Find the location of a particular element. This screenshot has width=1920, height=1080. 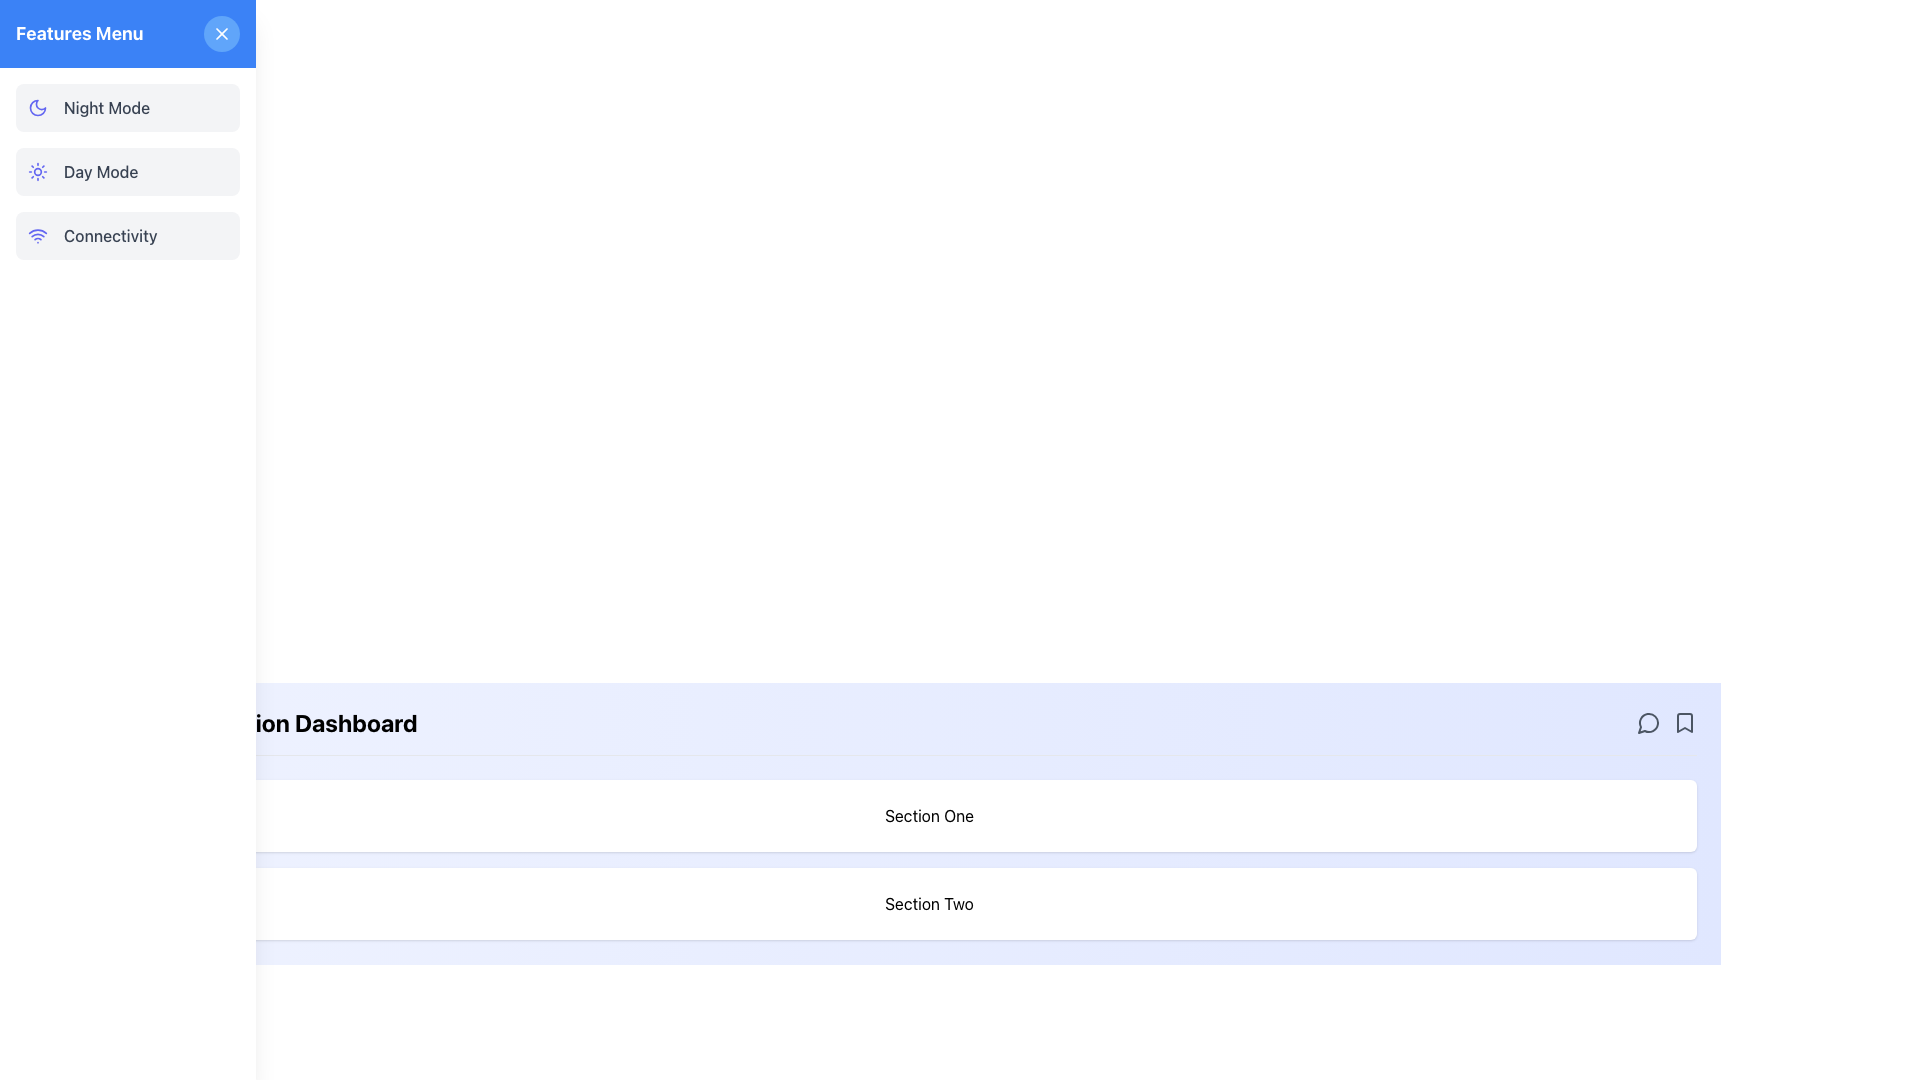

the text label that displays 'Application Dashboard', which is a prominent header in bold, large font on a light blue background is located at coordinates (288, 722).